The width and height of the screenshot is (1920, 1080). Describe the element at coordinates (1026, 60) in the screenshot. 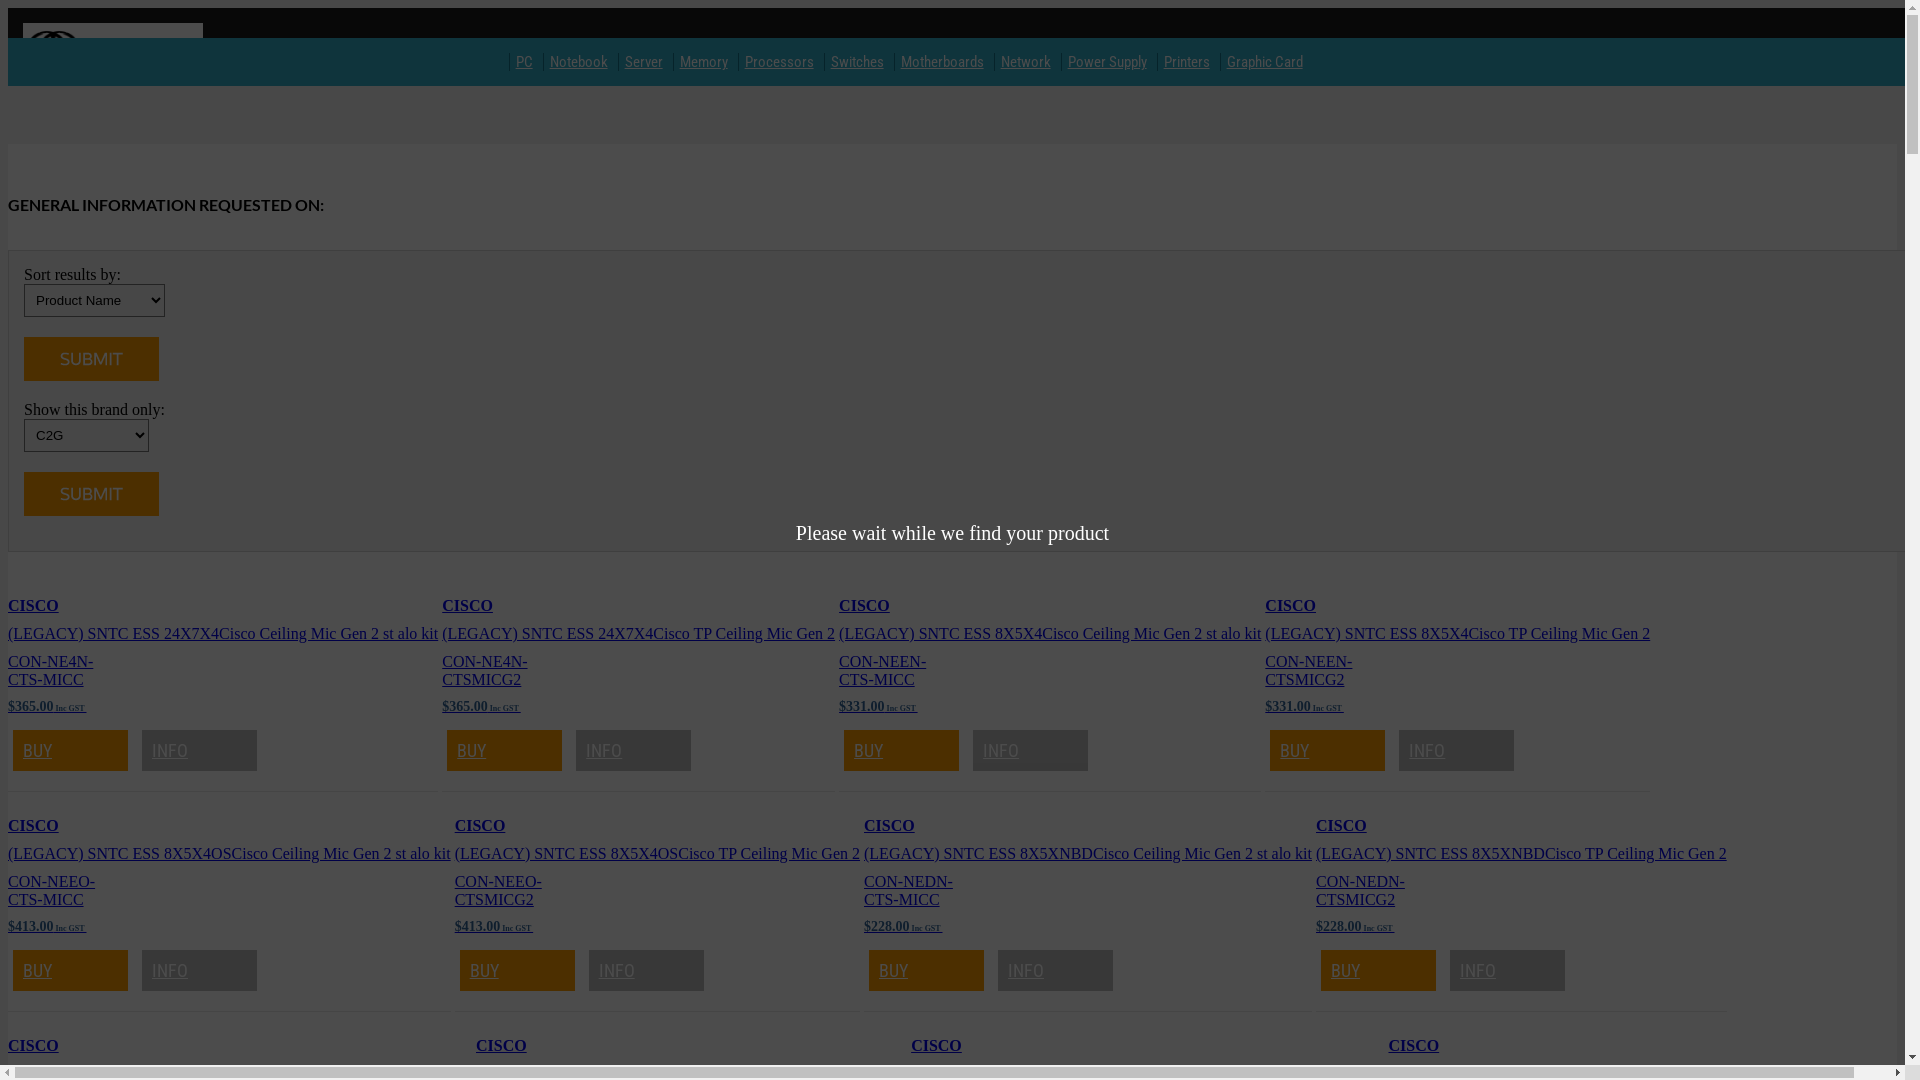

I see `'Network'` at that location.